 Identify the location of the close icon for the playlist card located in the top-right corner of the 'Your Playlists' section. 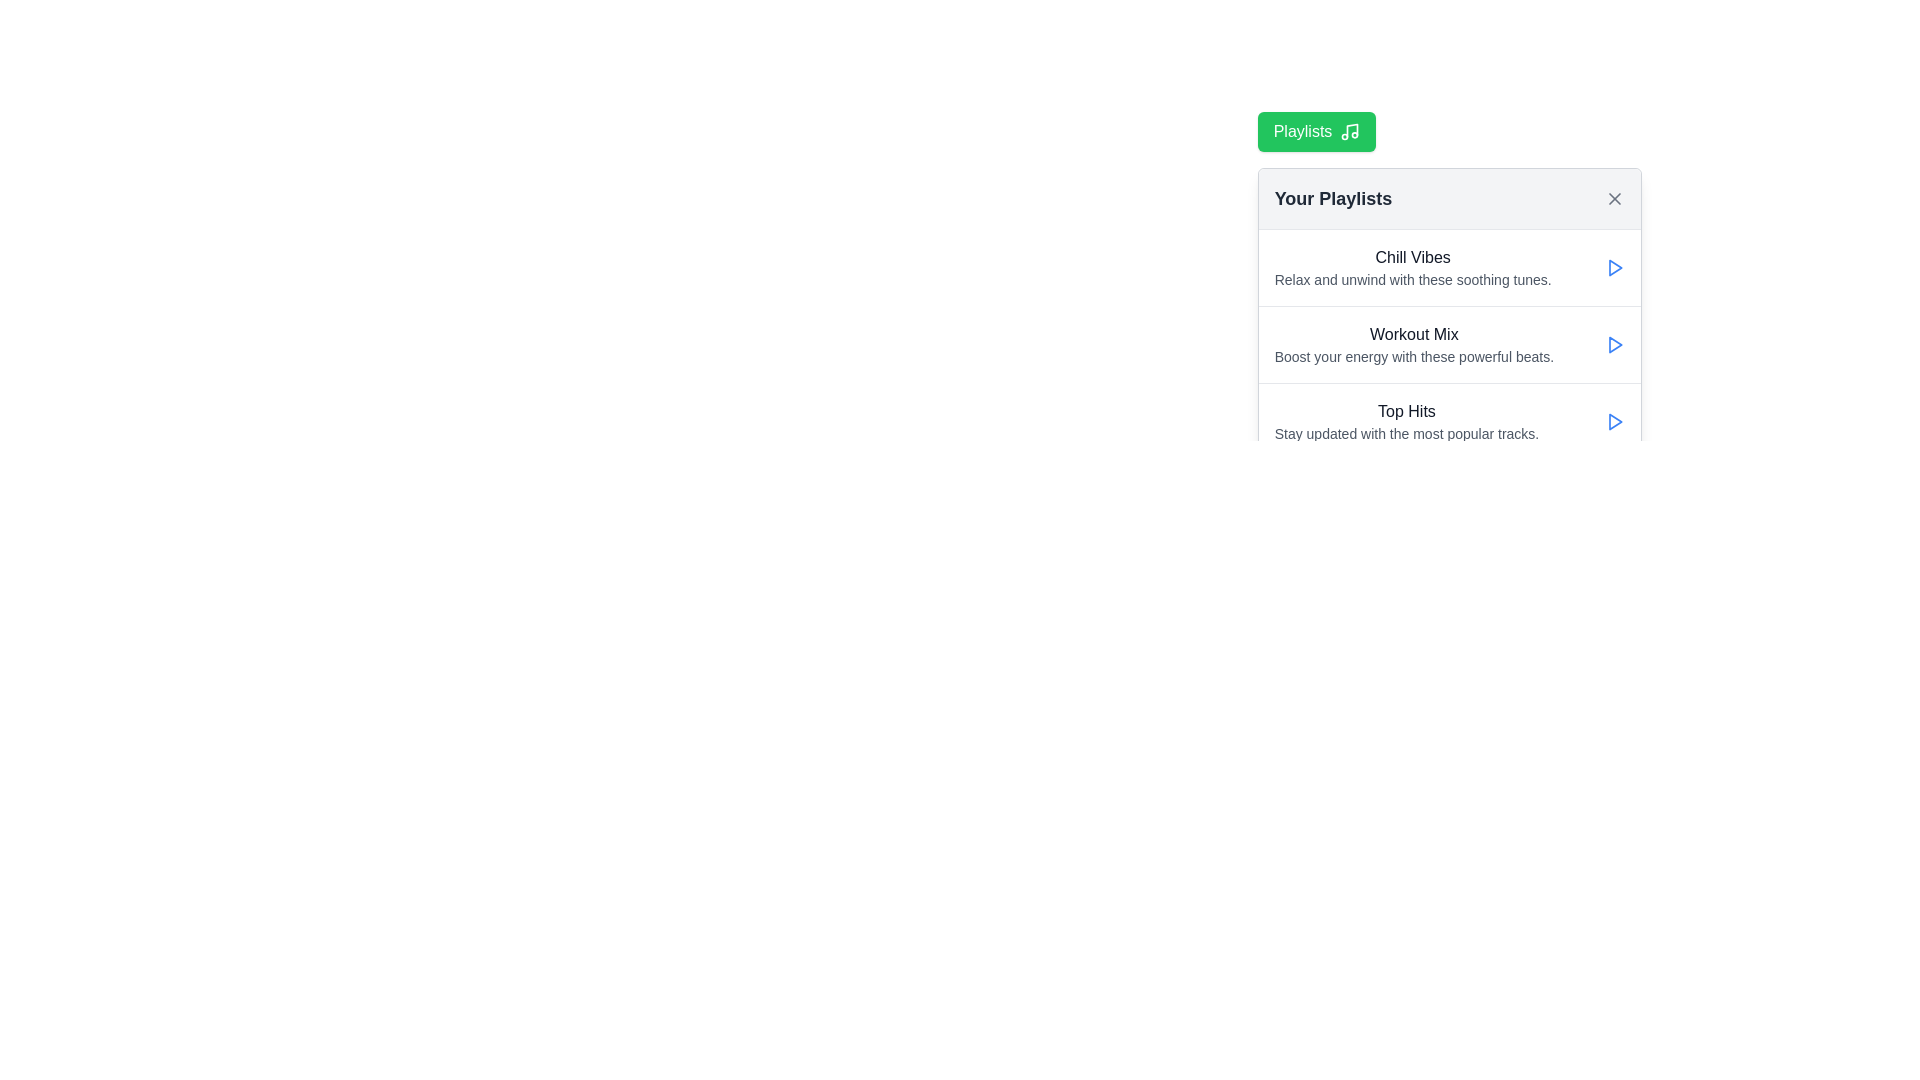
(1614, 199).